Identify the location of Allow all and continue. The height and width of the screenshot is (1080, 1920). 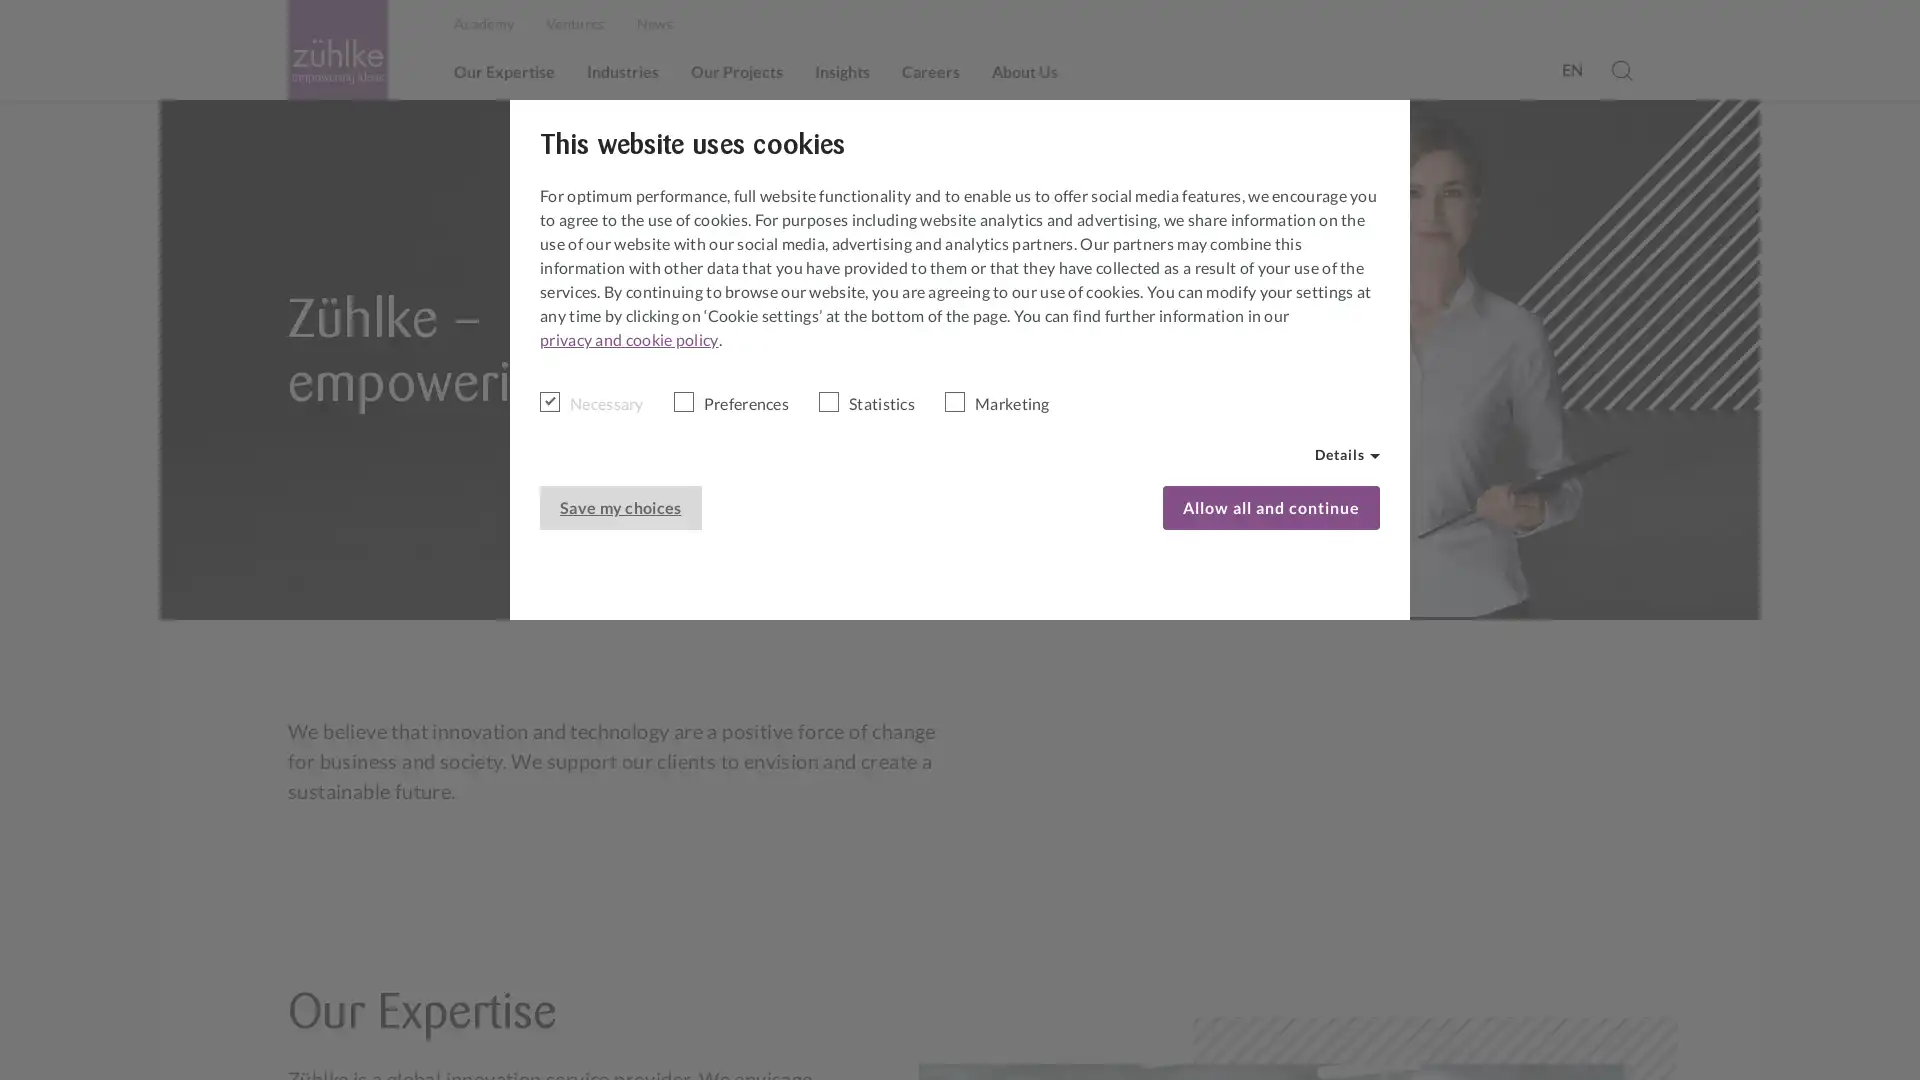
(1270, 507).